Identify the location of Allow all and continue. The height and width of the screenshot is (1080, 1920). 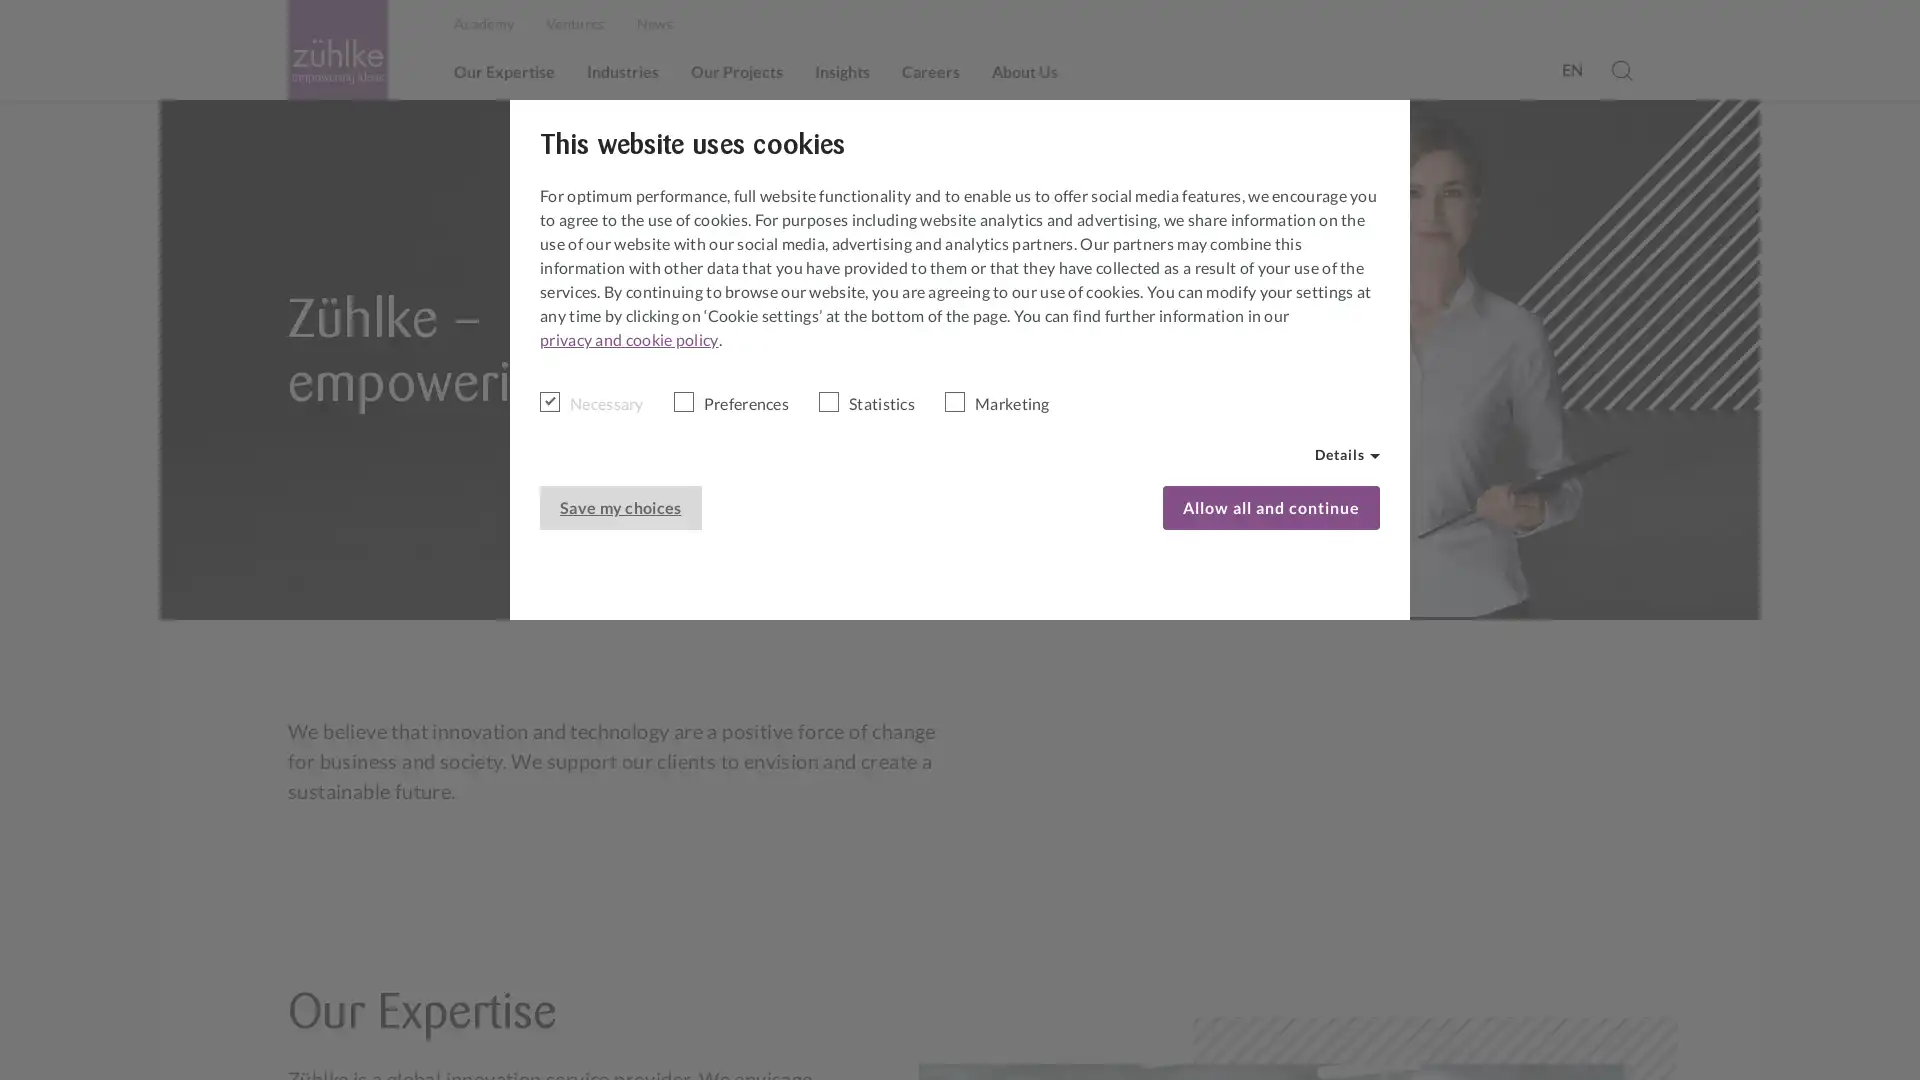
(1270, 507).